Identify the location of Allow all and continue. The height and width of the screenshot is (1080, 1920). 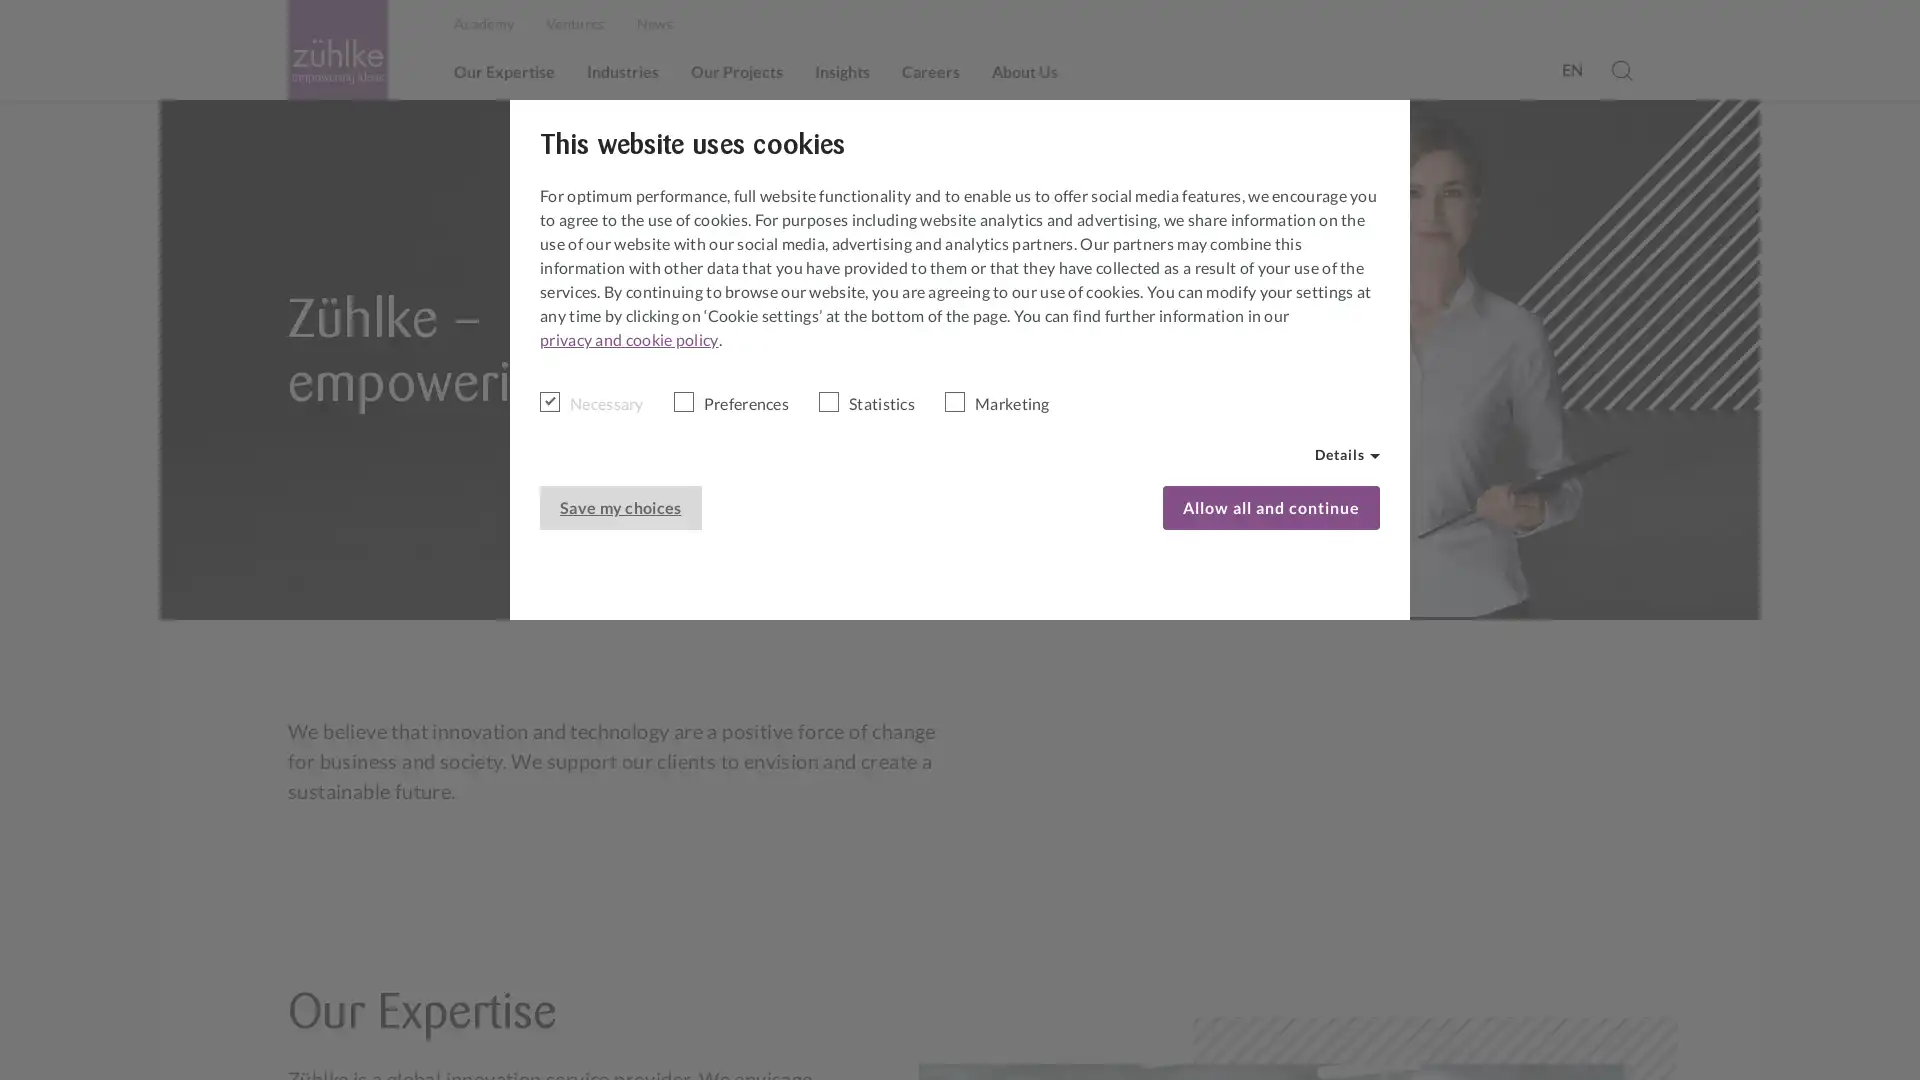
(1270, 507).